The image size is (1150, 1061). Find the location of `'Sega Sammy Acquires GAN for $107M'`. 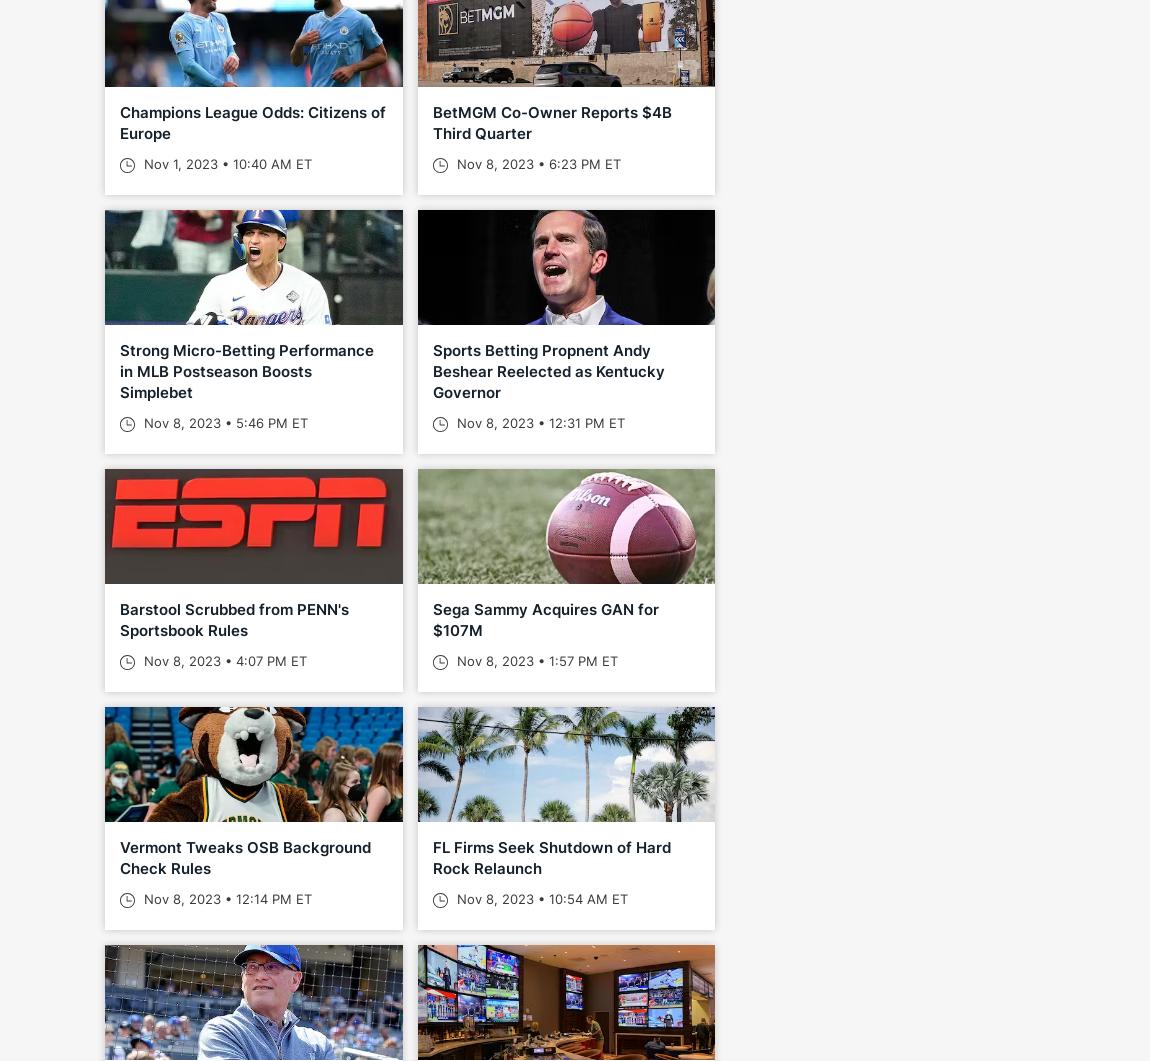

'Sega Sammy Acquires GAN for $107M' is located at coordinates (544, 619).